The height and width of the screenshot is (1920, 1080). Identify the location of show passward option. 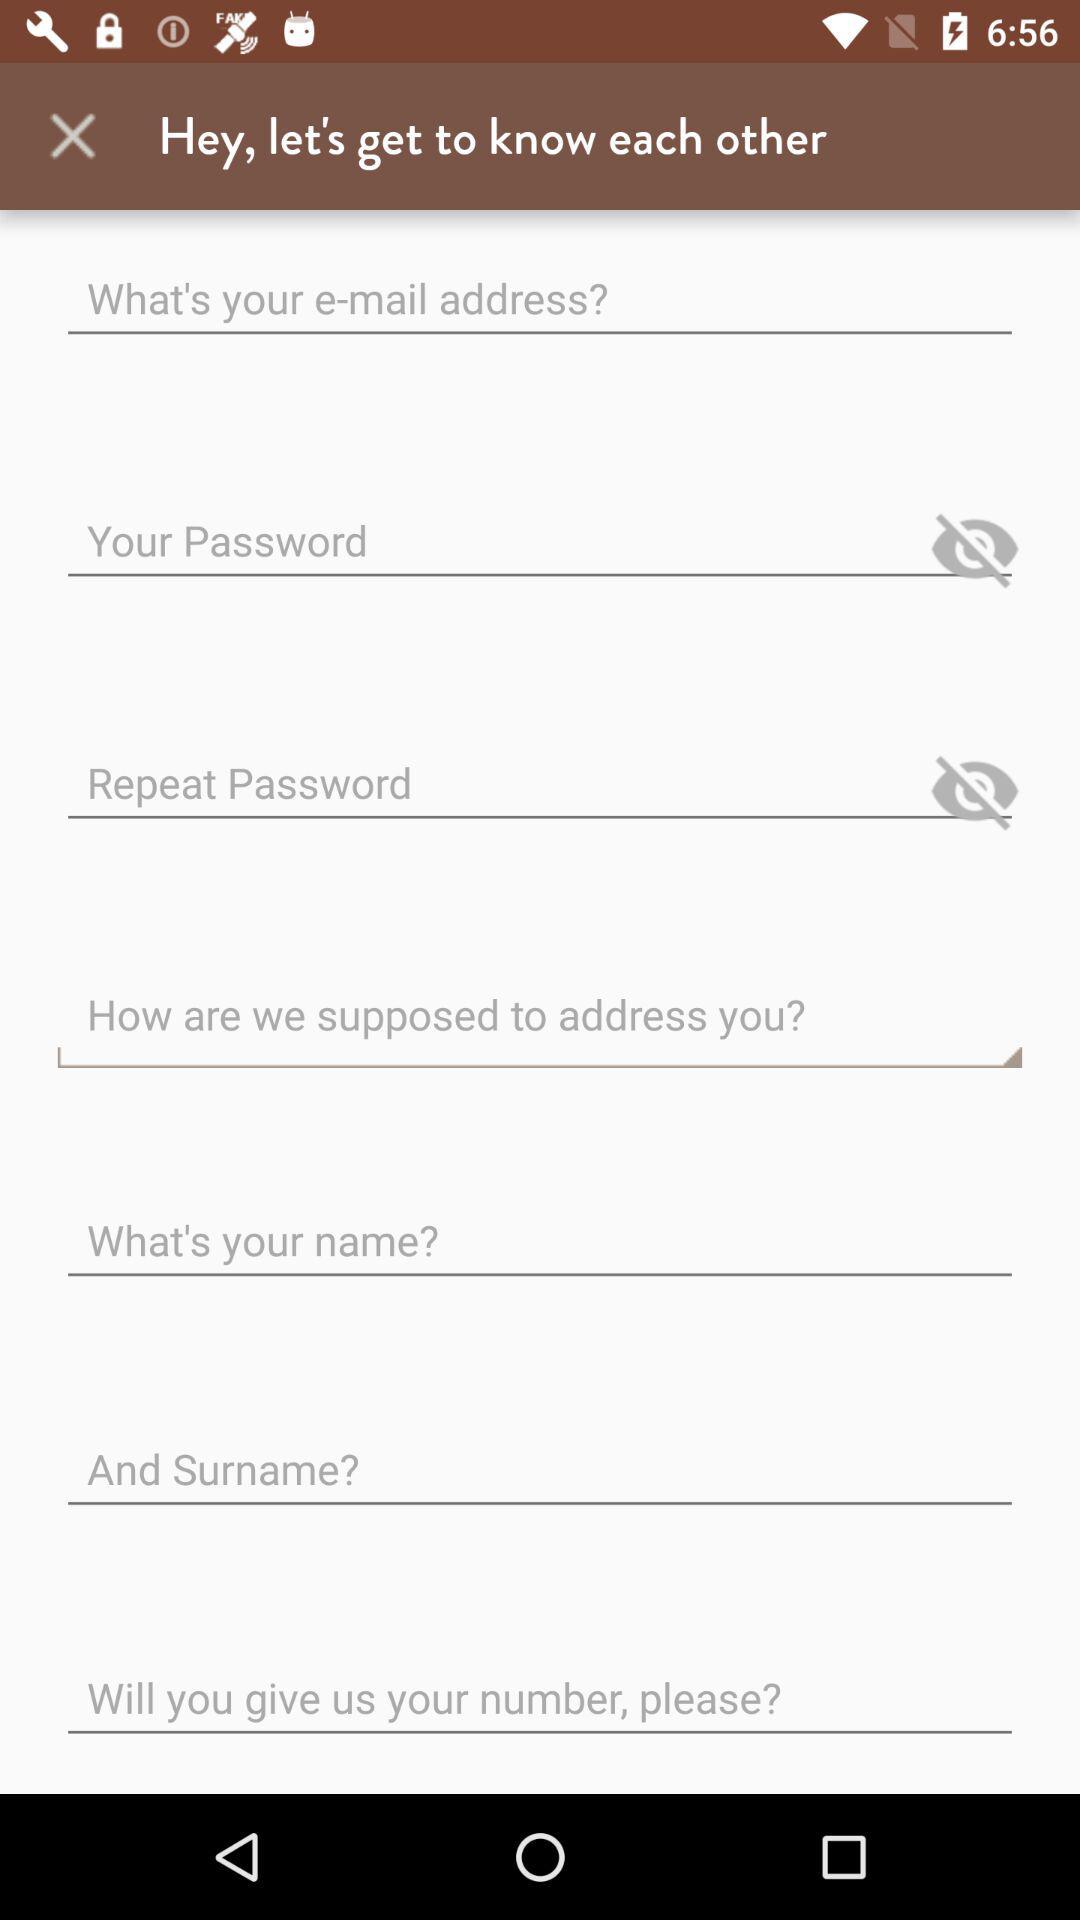
(974, 548).